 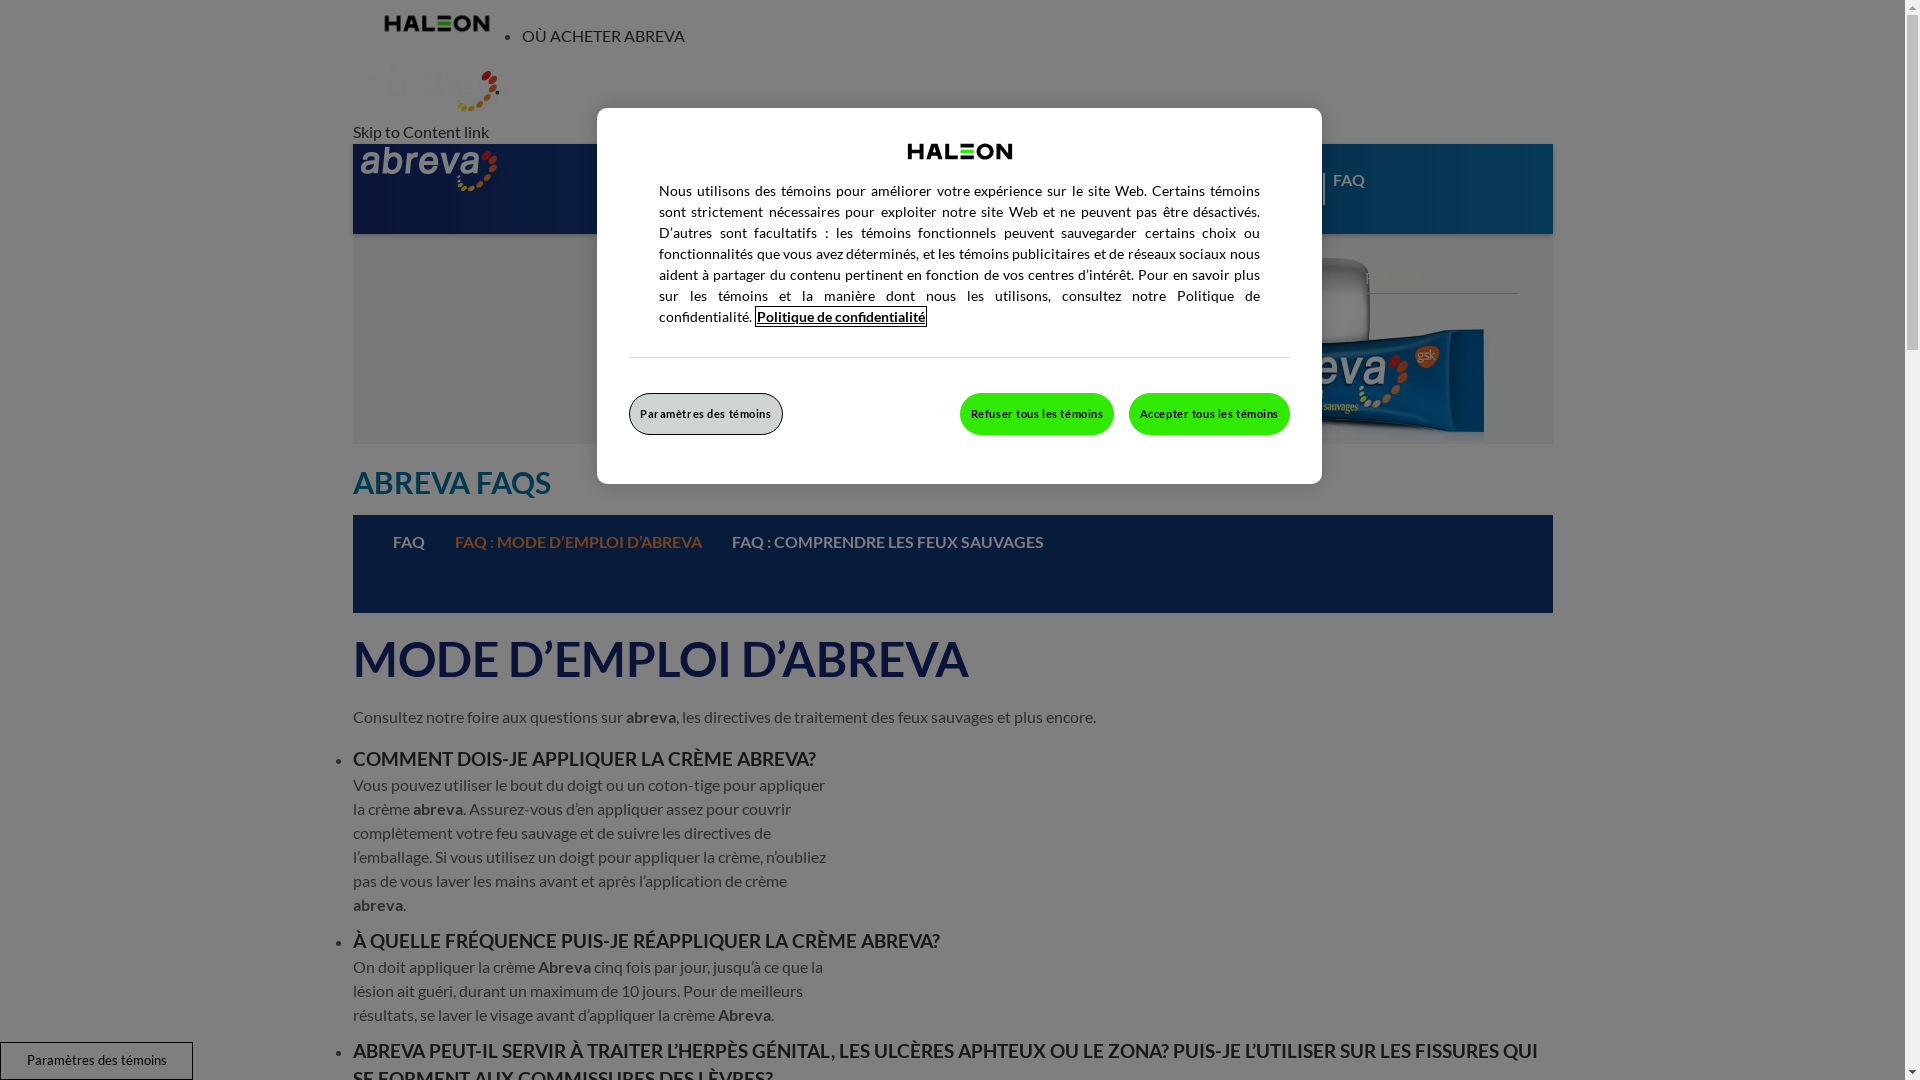 What do you see at coordinates (435, 23) in the screenshot?
I see `'Haleon'` at bounding box center [435, 23].